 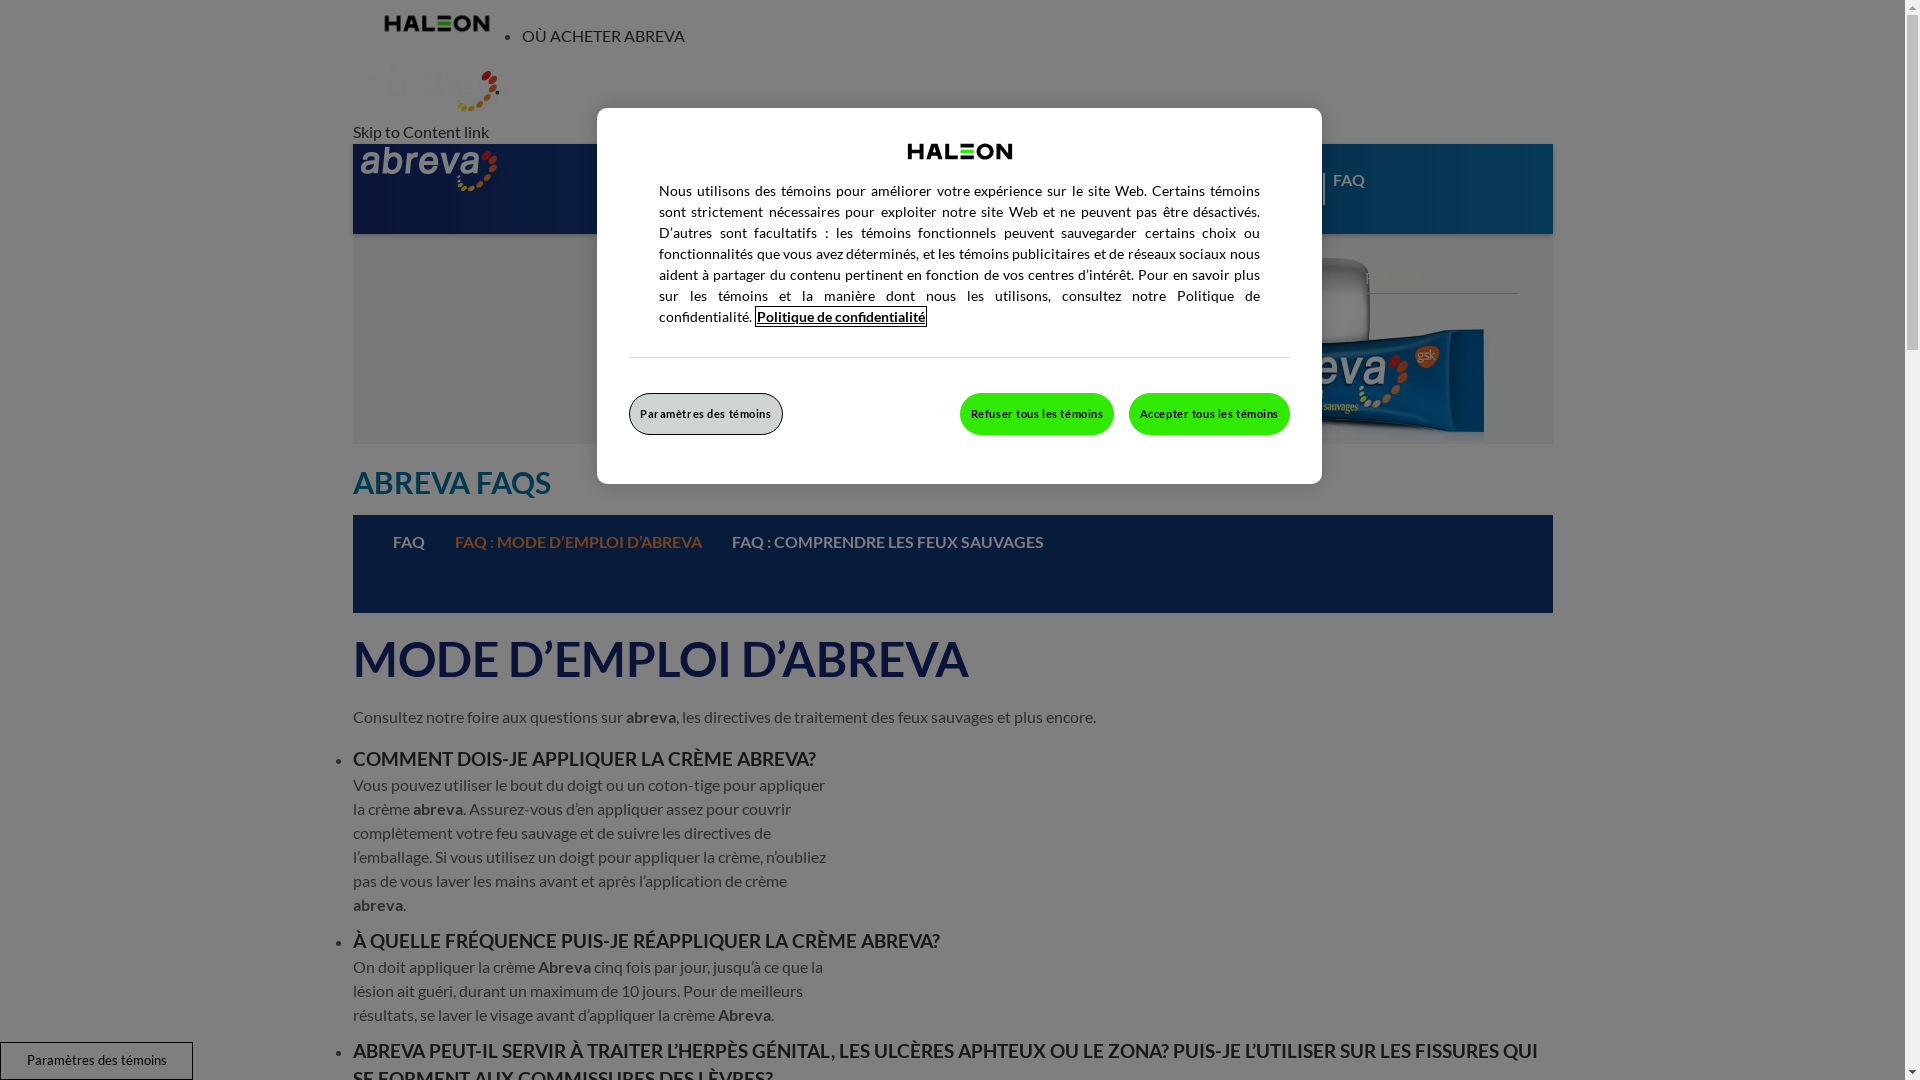 What do you see at coordinates (435, 23) in the screenshot?
I see `'Haleon'` at bounding box center [435, 23].